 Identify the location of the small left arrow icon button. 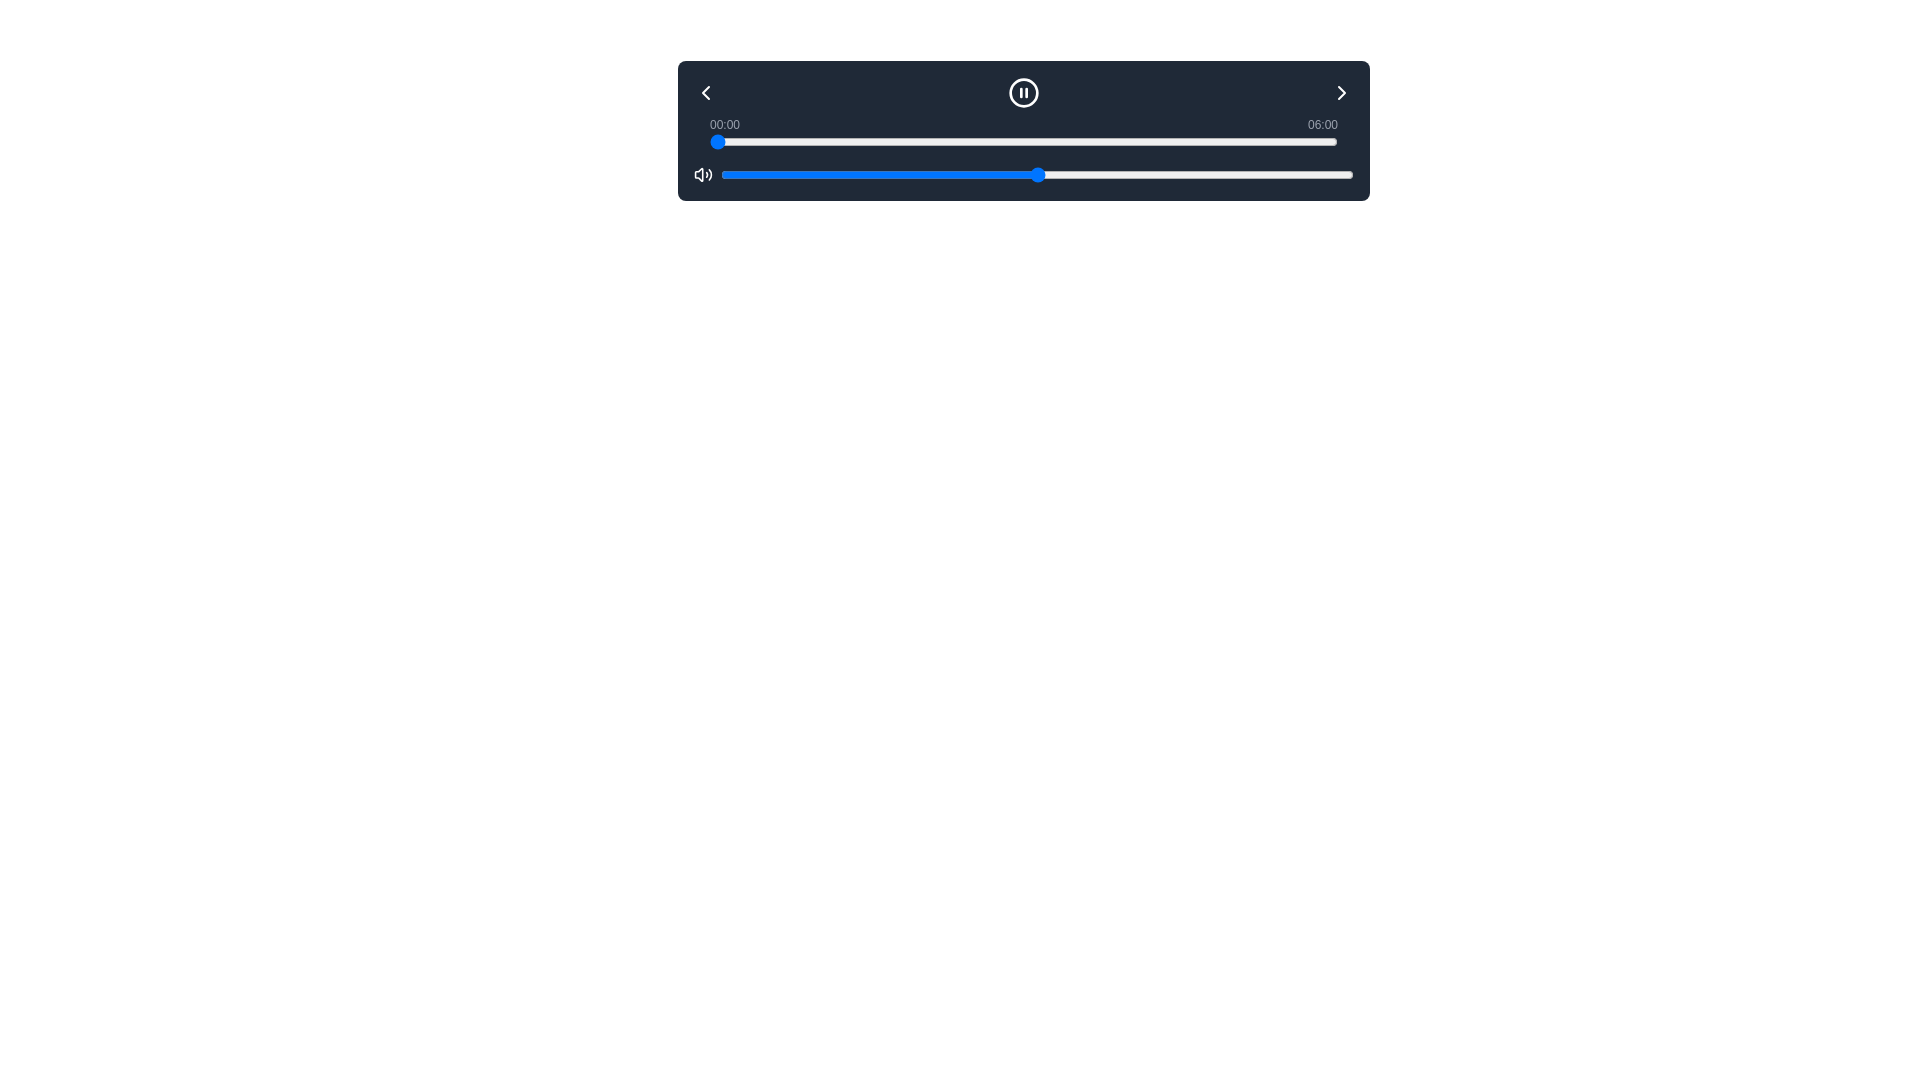
(705, 92).